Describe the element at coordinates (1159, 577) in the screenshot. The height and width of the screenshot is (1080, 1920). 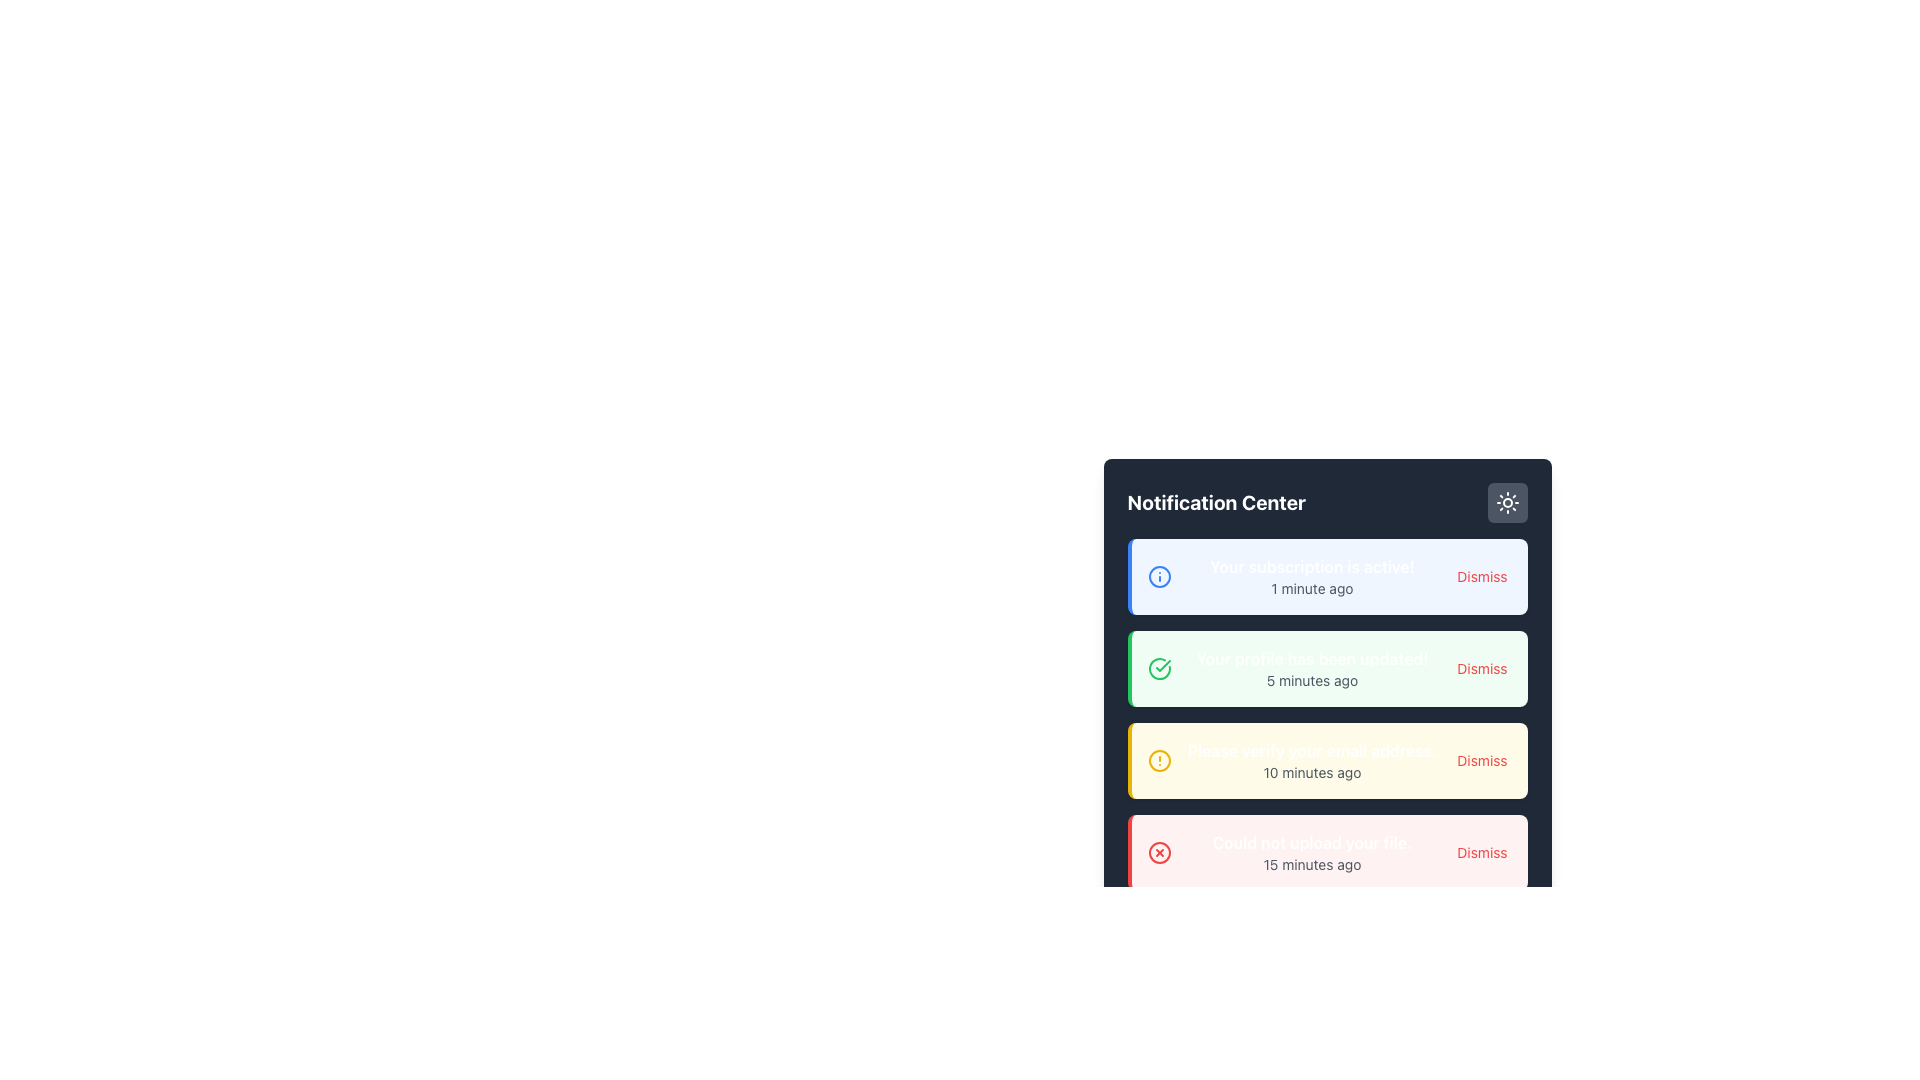
I see `the outer boundary circle of the information symbol located at the top-right corner of the notification center's header bar` at that location.